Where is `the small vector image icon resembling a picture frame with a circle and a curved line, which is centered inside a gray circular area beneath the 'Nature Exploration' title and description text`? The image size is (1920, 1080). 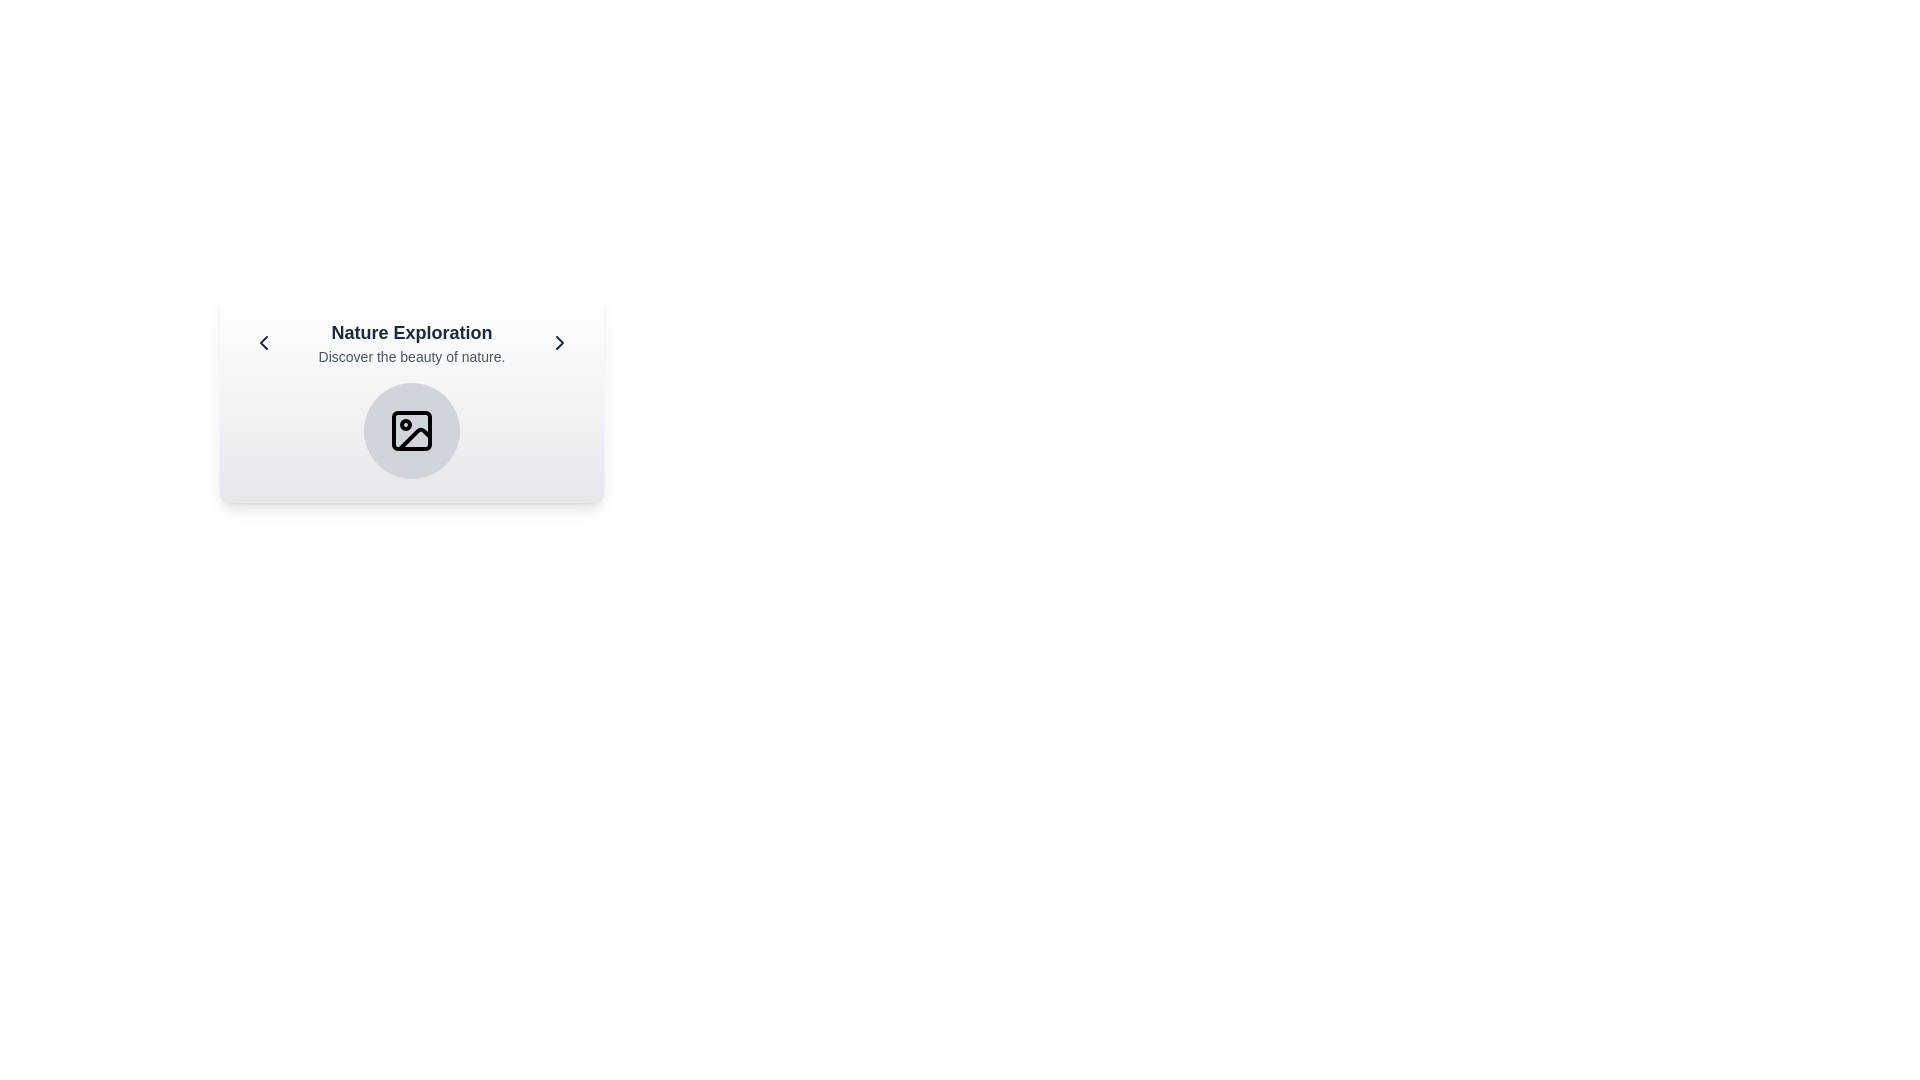
the small vector image icon resembling a picture frame with a circle and a curved line, which is centered inside a gray circular area beneath the 'Nature Exploration' title and description text is located at coordinates (411, 430).